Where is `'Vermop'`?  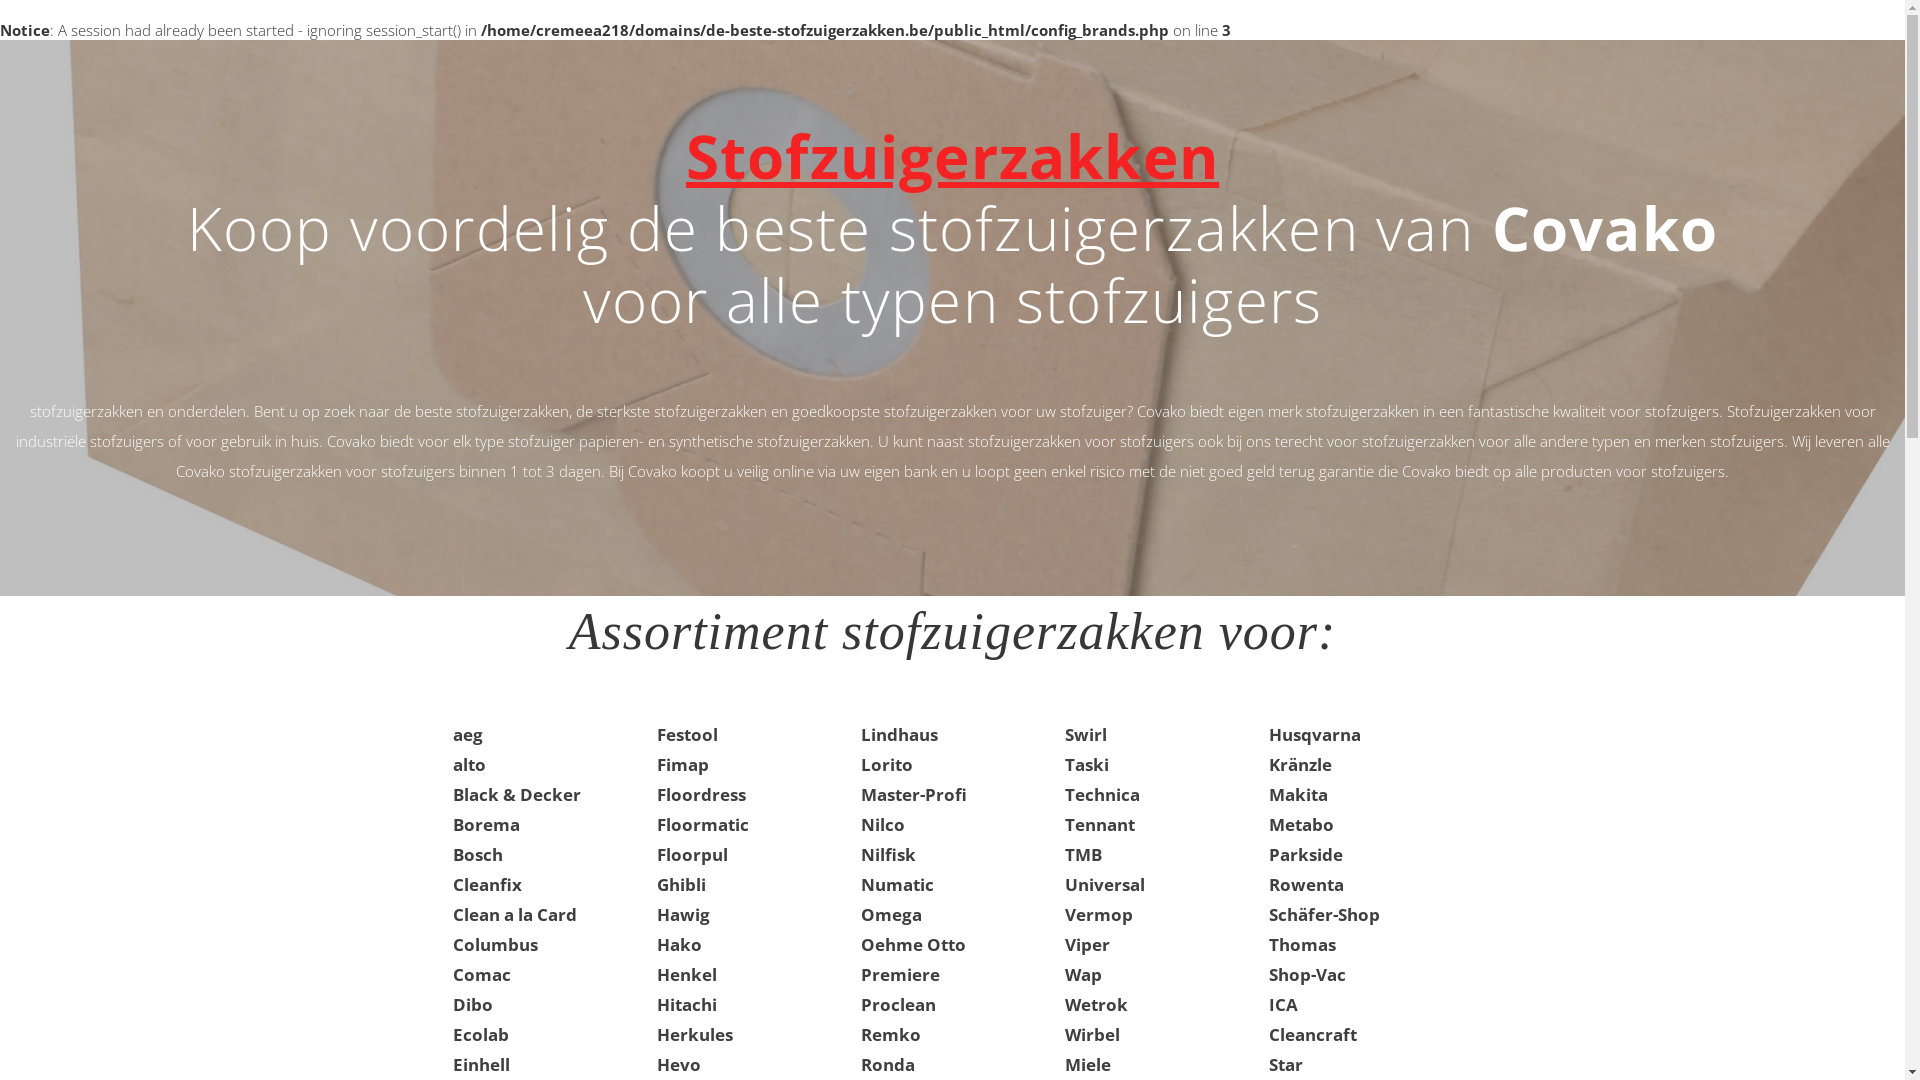
'Vermop' is located at coordinates (1097, 914).